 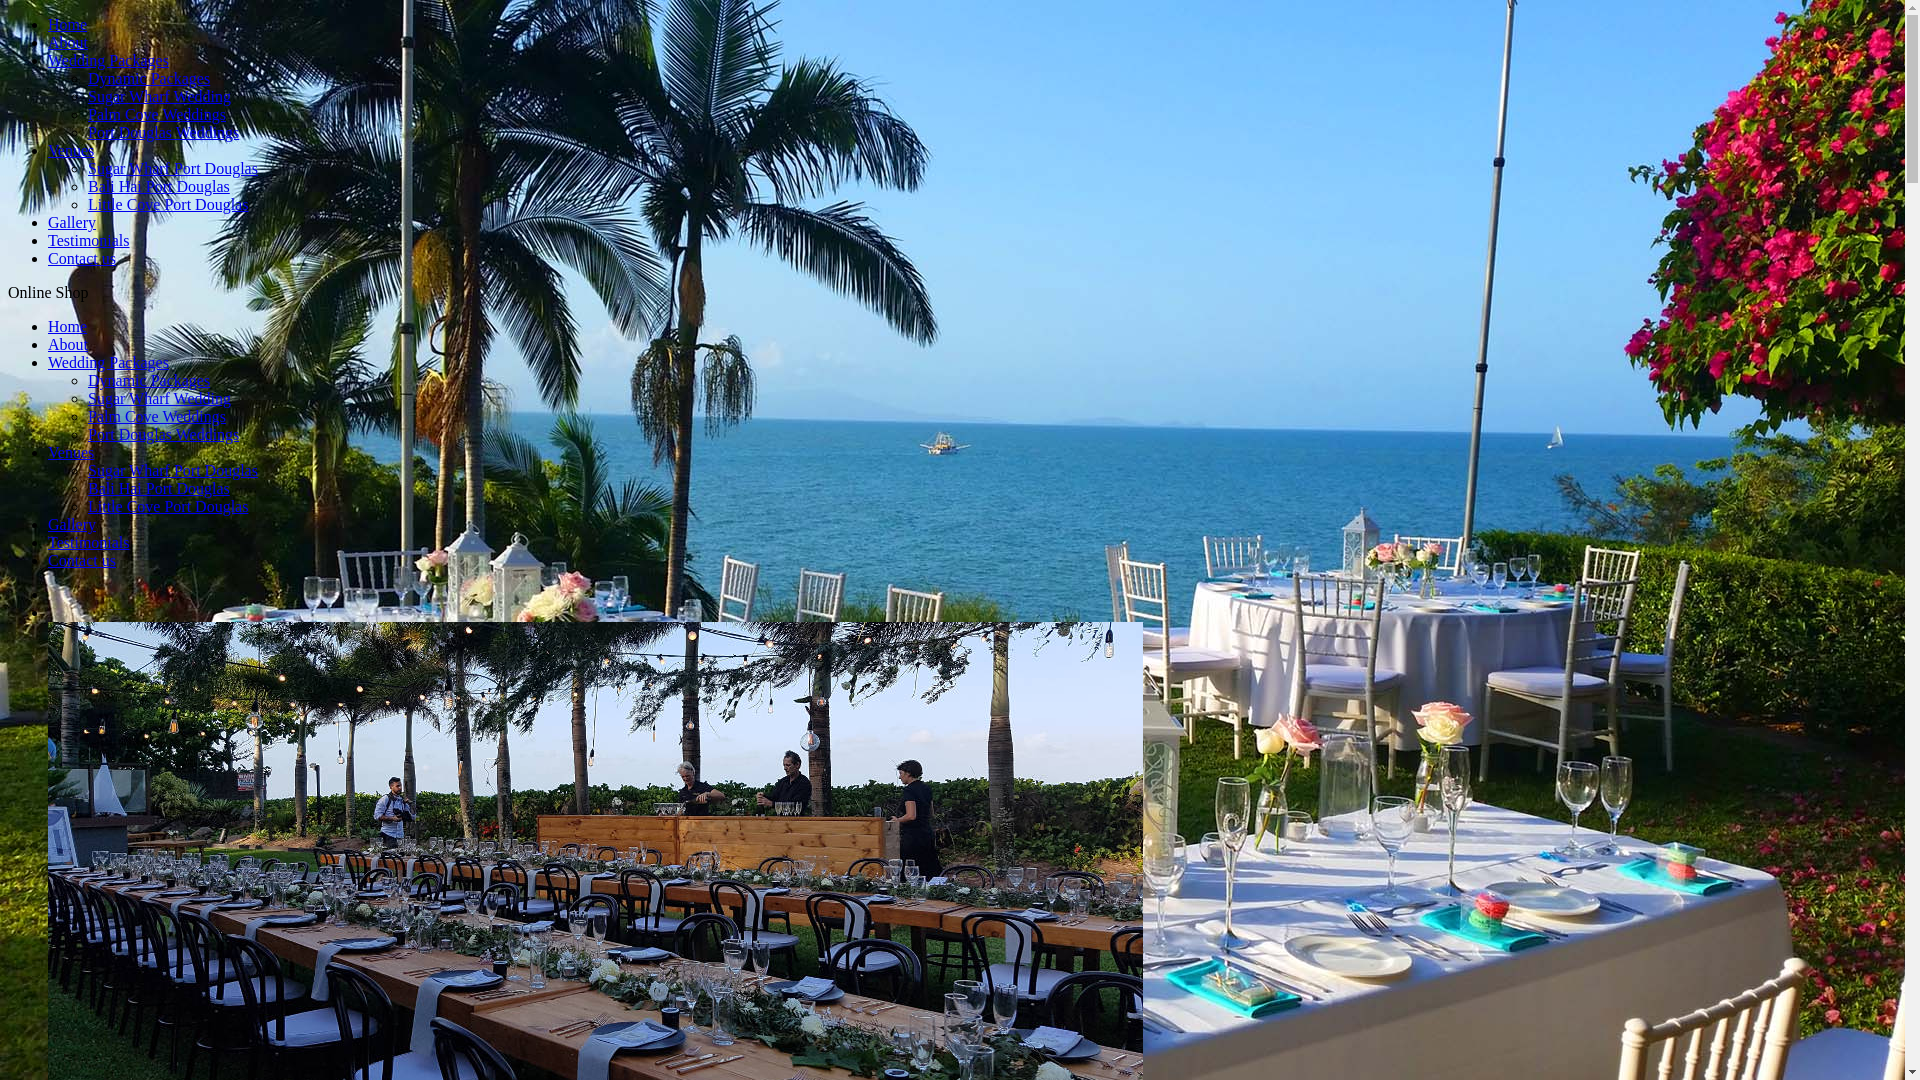 What do you see at coordinates (163, 132) in the screenshot?
I see `'Port Douglas Weddings'` at bounding box center [163, 132].